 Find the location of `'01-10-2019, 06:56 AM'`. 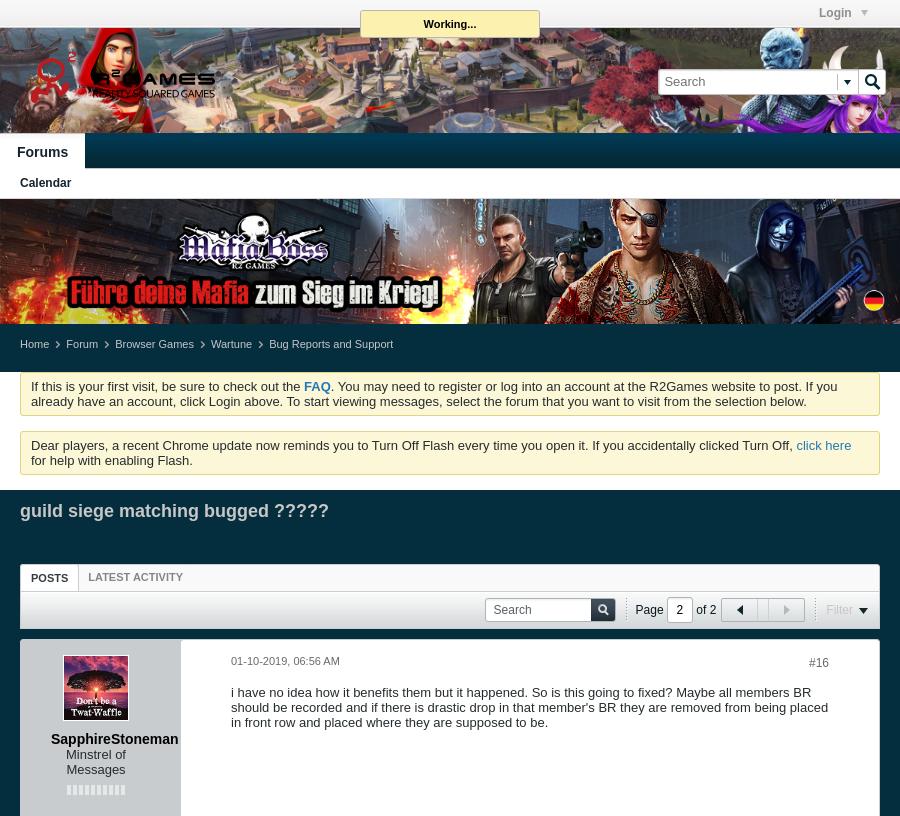

'01-10-2019, 06:56 AM' is located at coordinates (284, 658).